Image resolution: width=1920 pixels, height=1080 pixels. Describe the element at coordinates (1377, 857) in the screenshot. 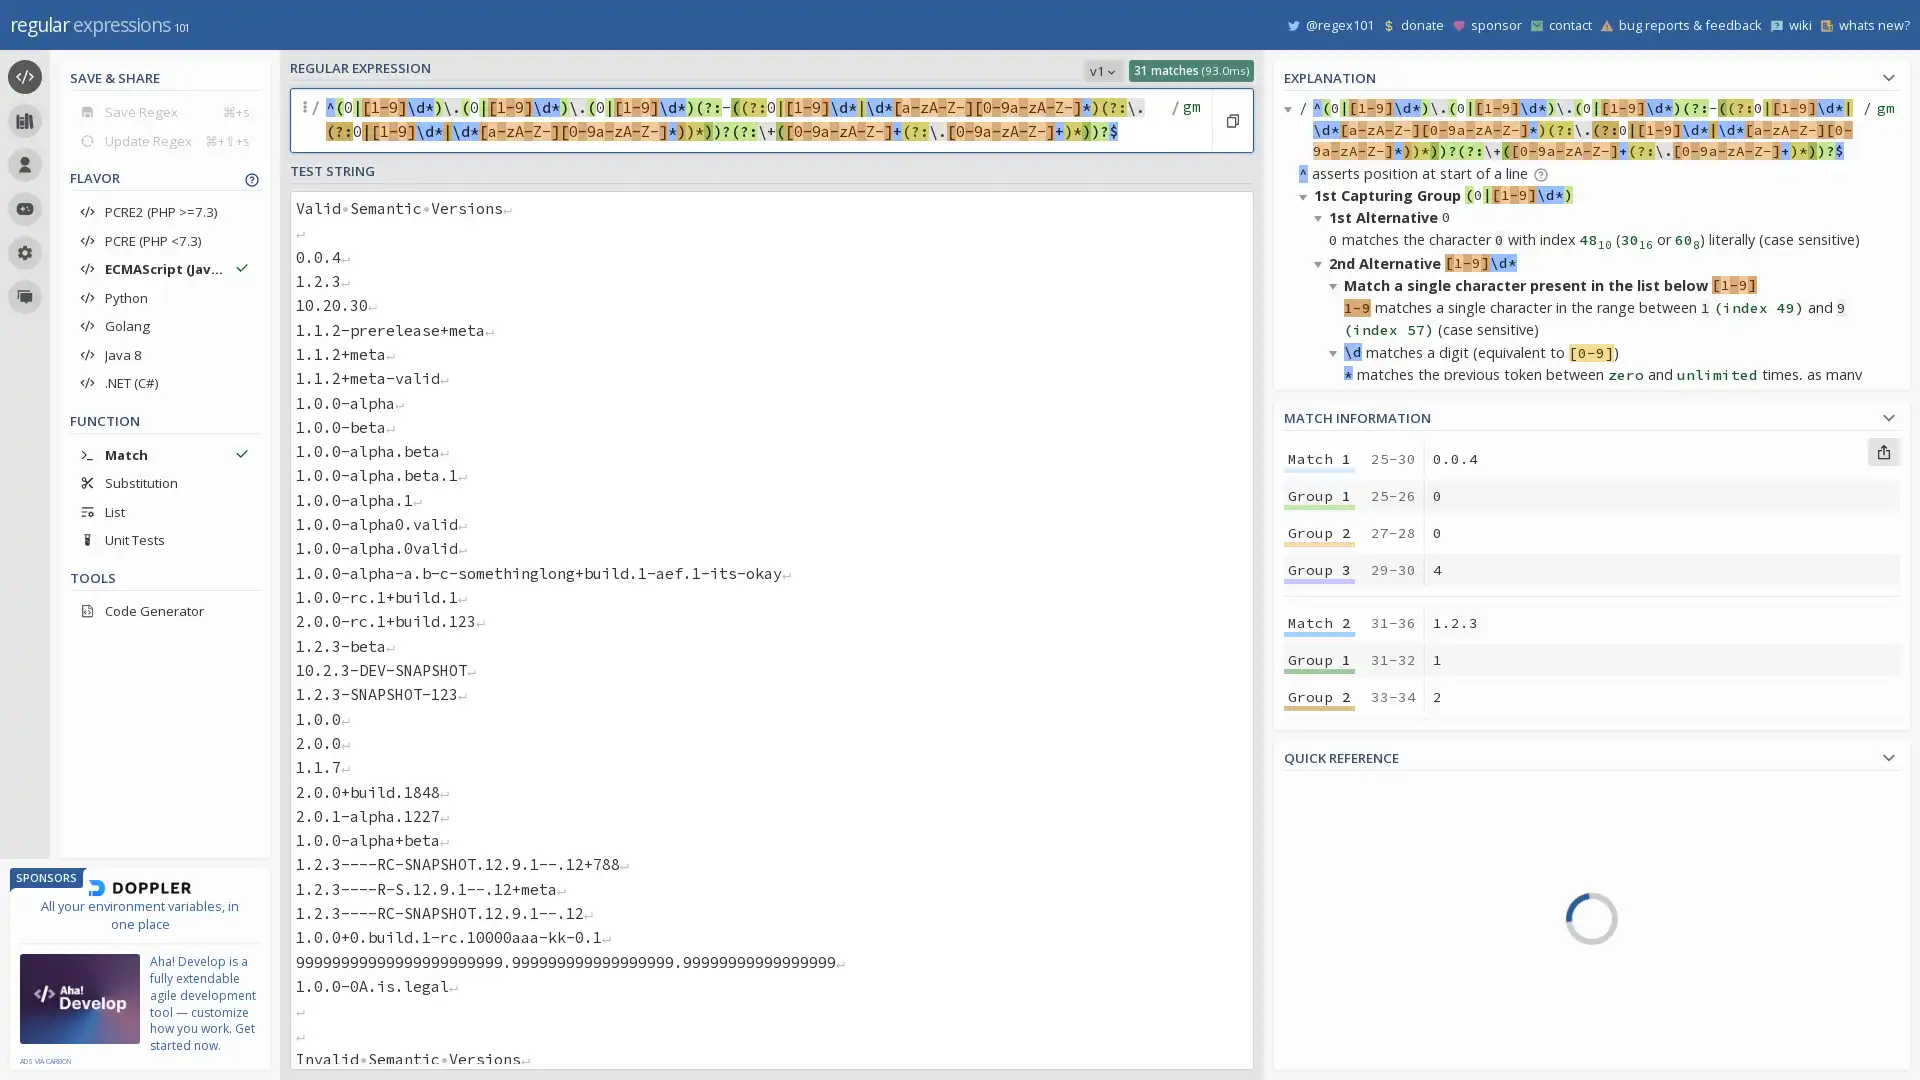

I see `Common Tokens` at that location.